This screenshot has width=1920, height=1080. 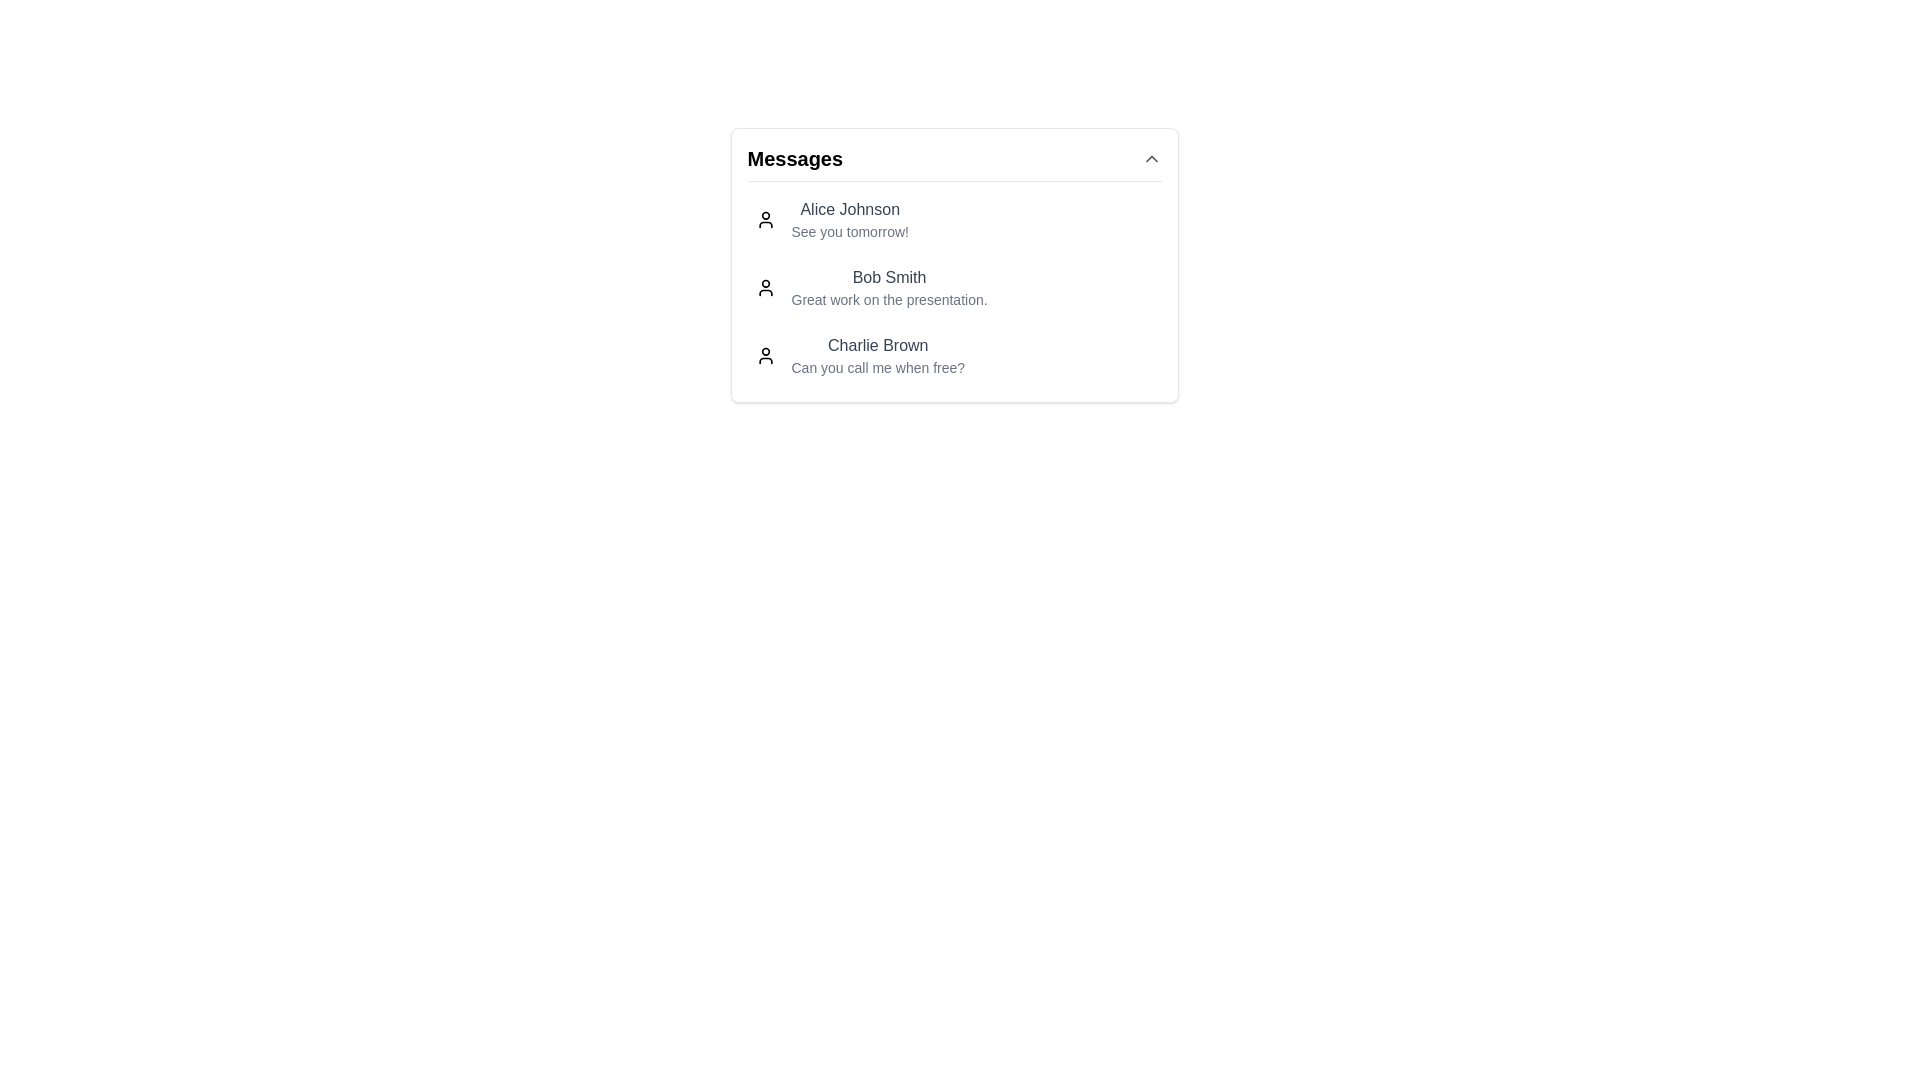 I want to click on the message entry for 'Bob Smith' in the Messages display component to interact with it, so click(x=953, y=264).